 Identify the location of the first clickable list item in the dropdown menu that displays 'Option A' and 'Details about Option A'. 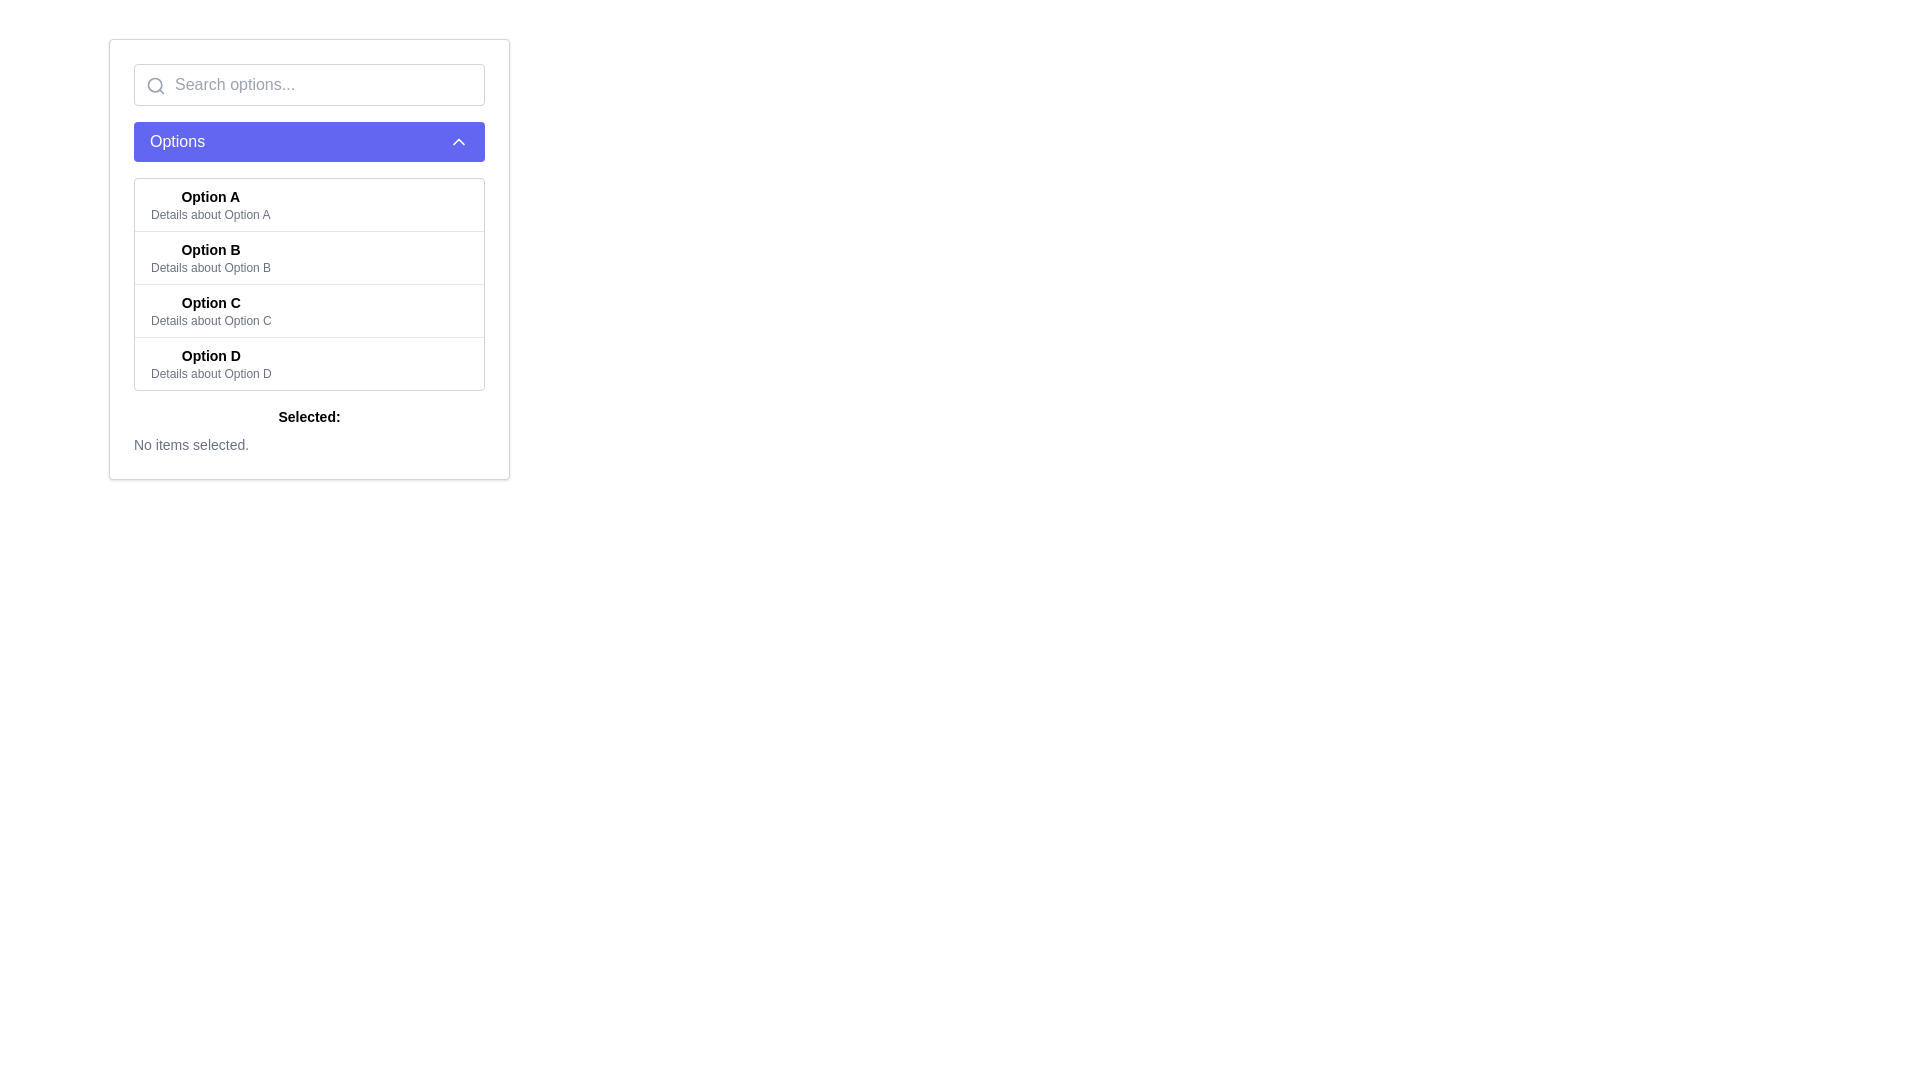
(308, 204).